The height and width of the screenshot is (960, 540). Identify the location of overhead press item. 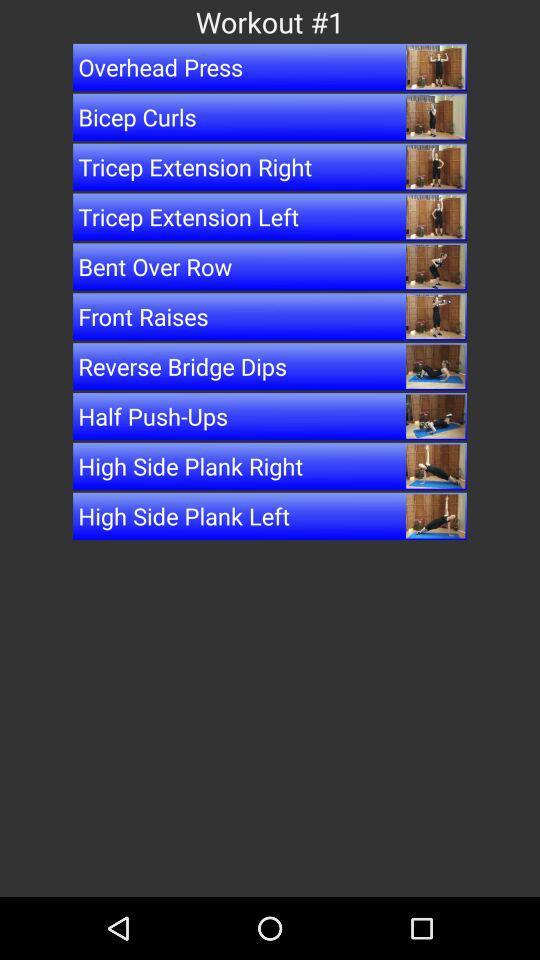
(270, 67).